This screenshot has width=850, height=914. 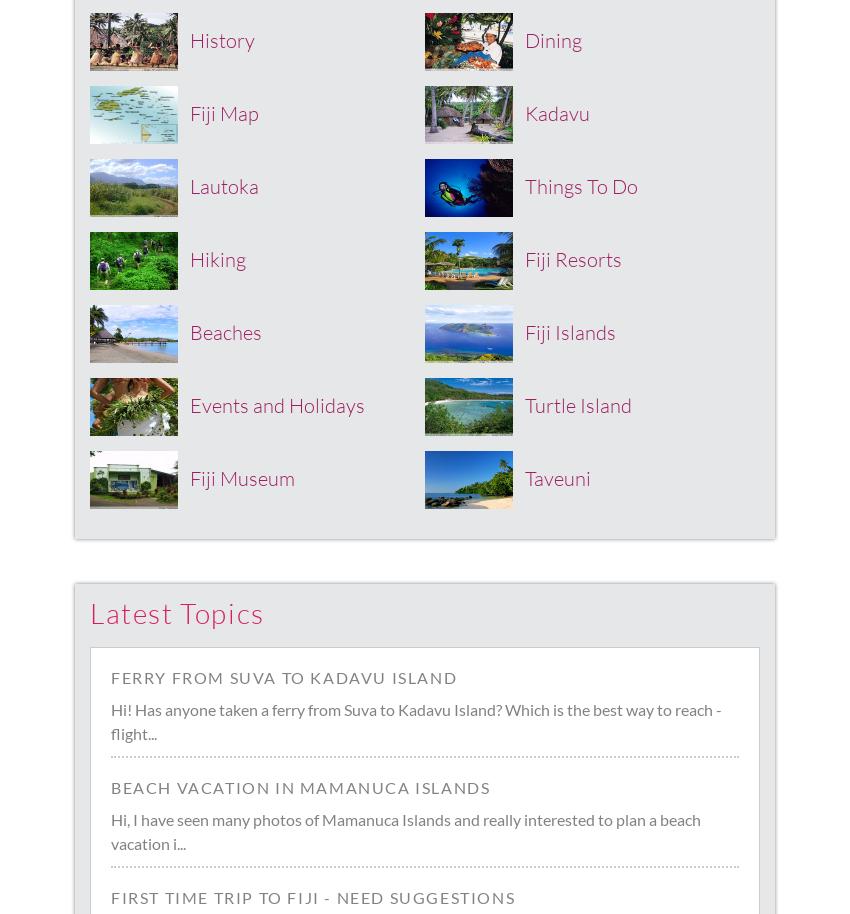 I want to click on 'Fiji Islands', so click(x=570, y=330).